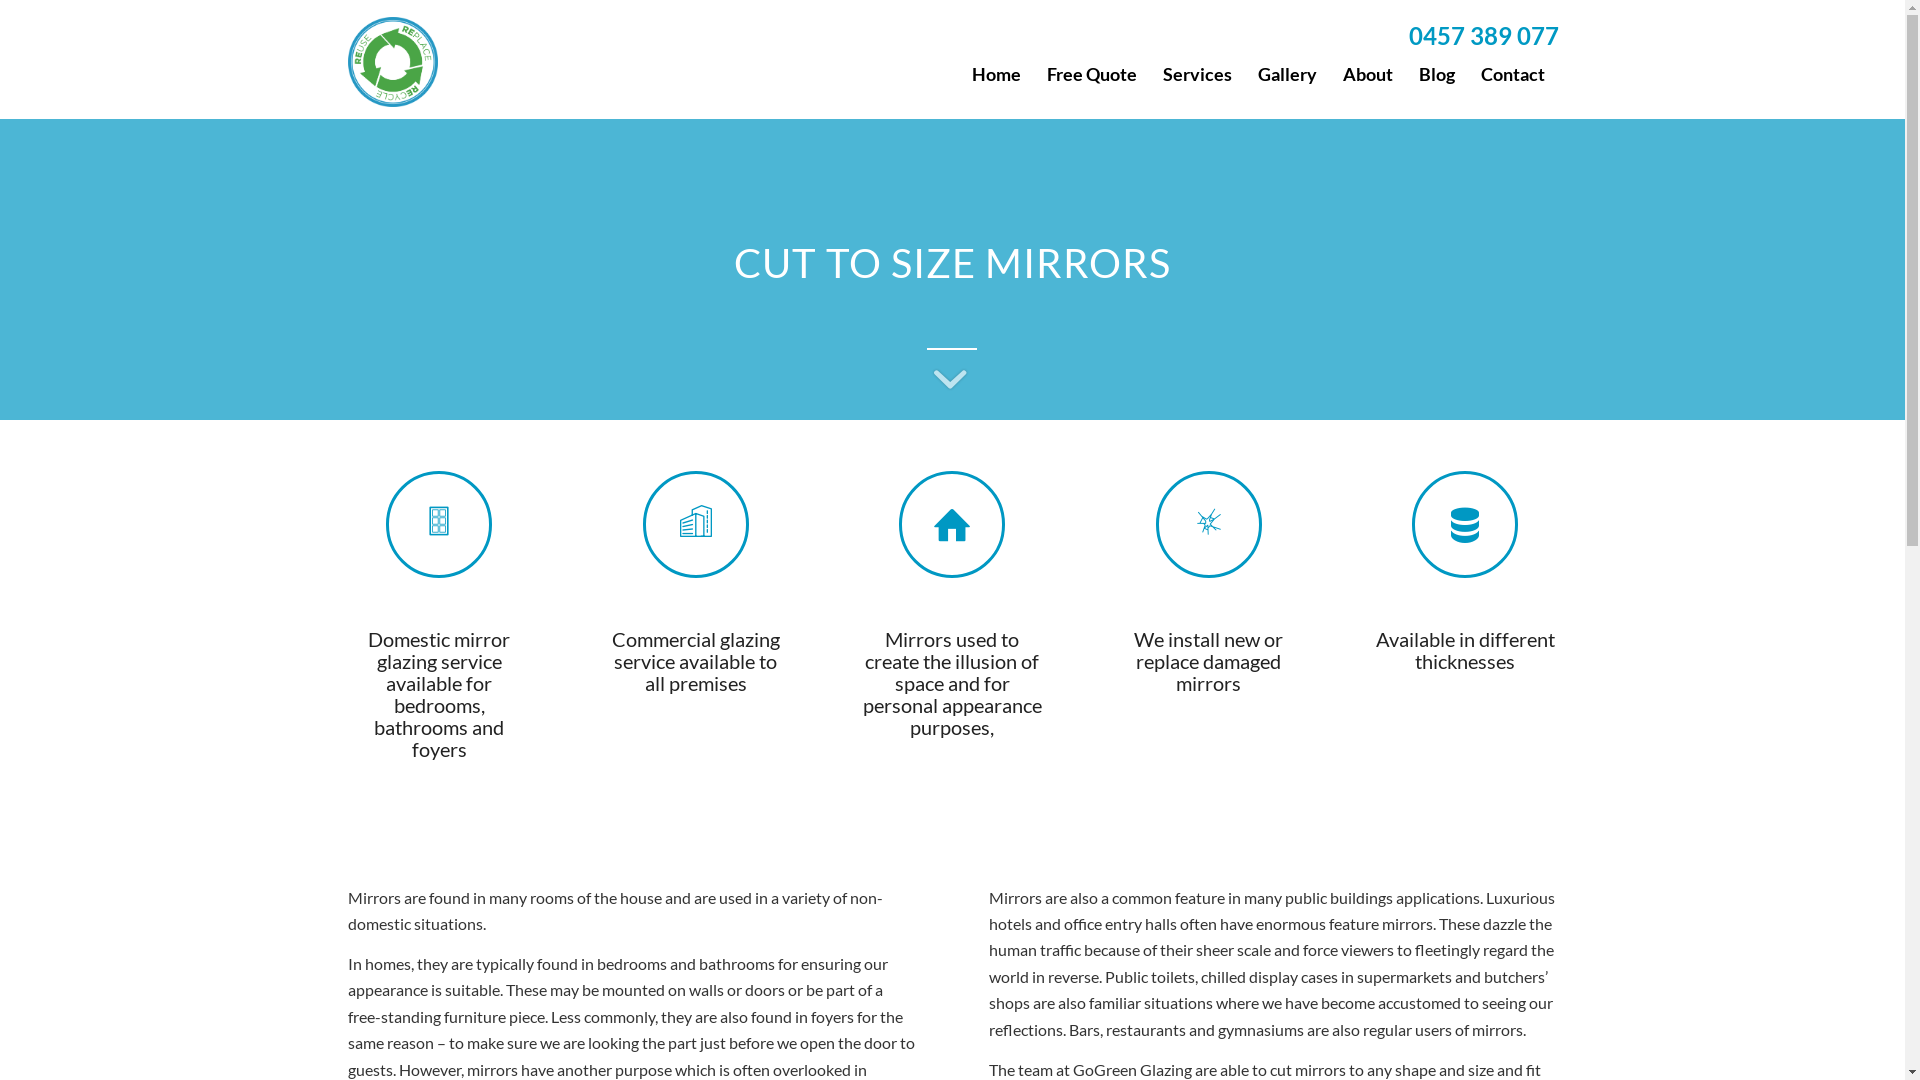 The height and width of the screenshot is (1080, 1920). What do you see at coordinates (1367, 72) in the screenshot?
I see `'About'` at bounding box center [1367, 72].